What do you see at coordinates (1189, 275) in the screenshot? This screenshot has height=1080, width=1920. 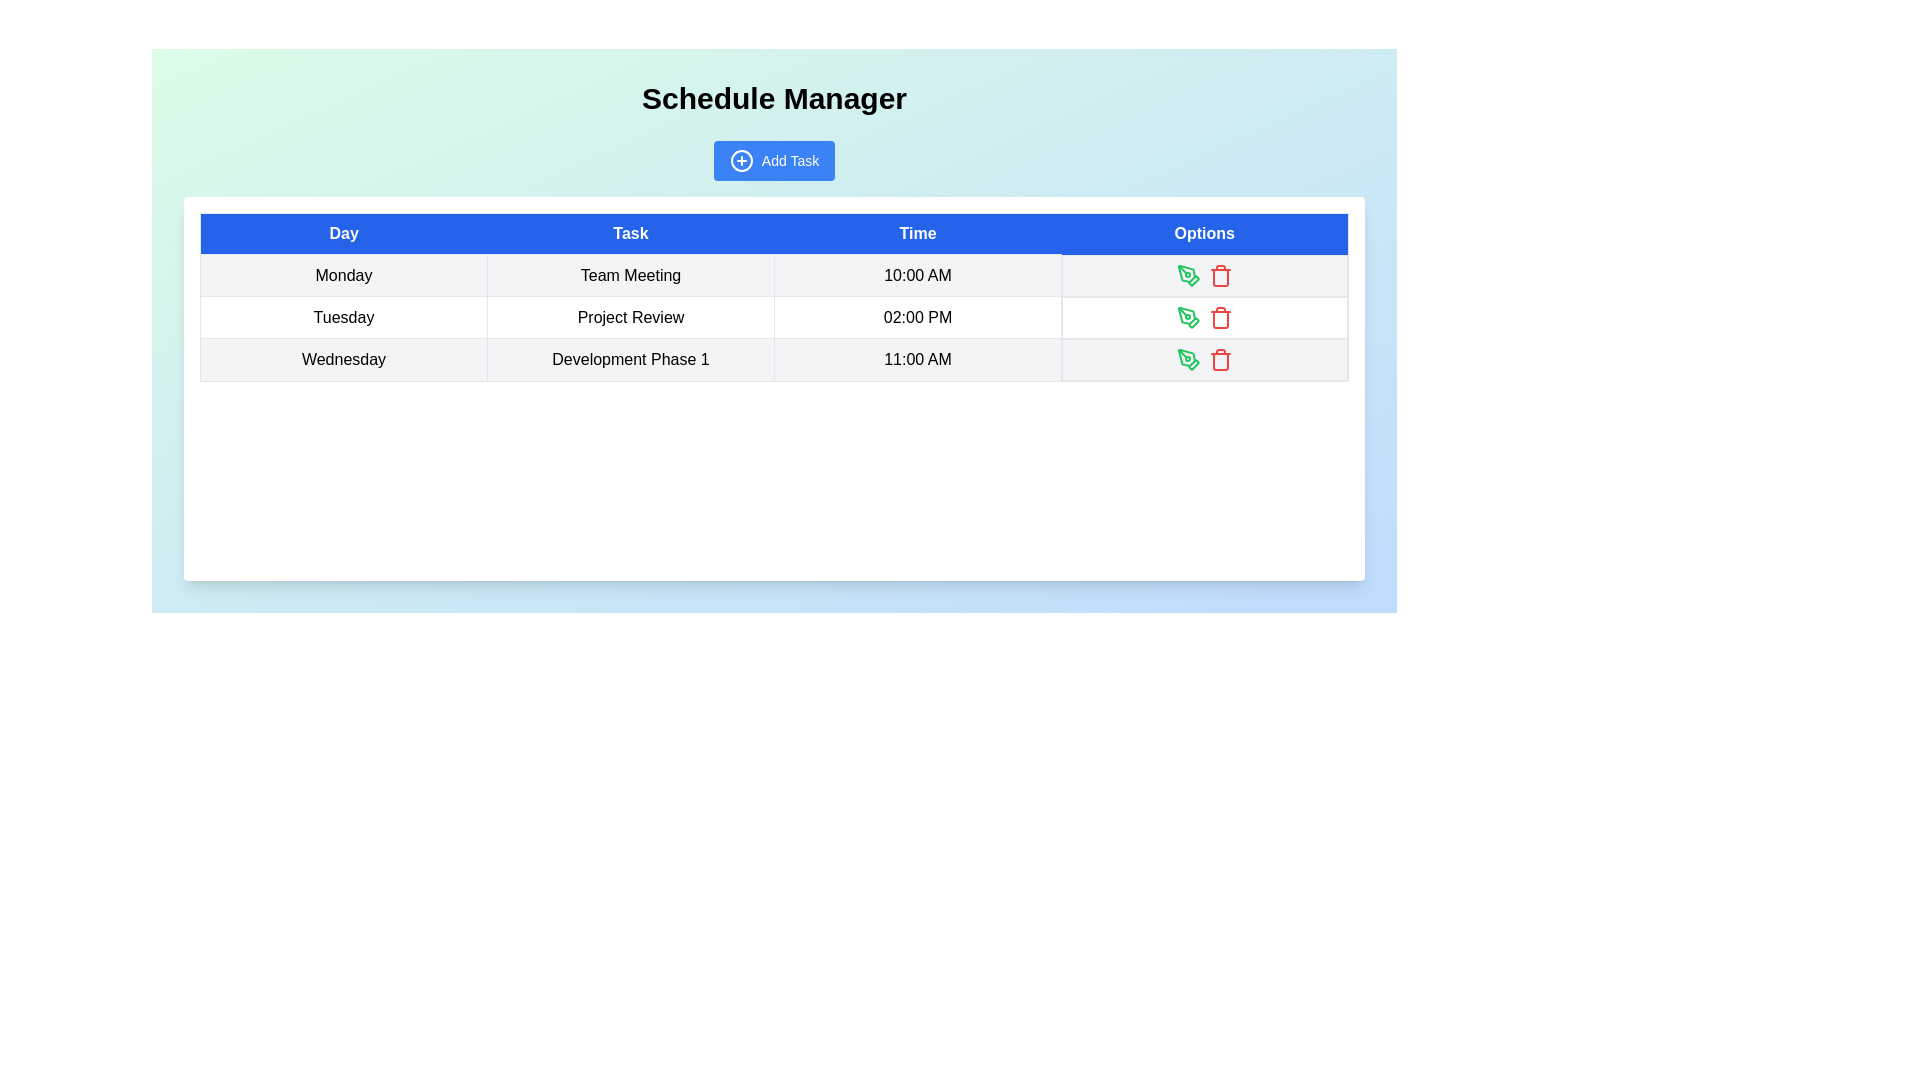 I see `the edit icon for the task in the Options column corresponding to Team Meeting` at bounding box center [1189, 275].